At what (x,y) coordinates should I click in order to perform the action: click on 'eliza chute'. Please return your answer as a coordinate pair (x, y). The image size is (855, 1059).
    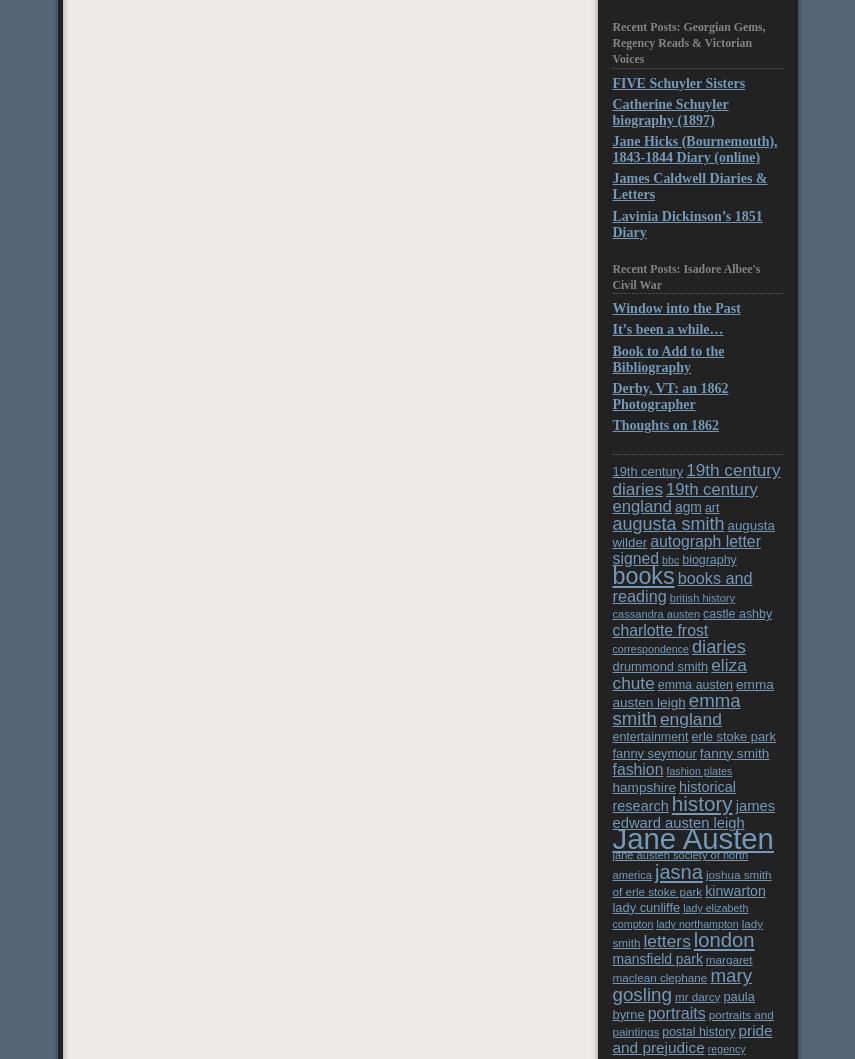
    Looking at the image, I should click on (679, 673).